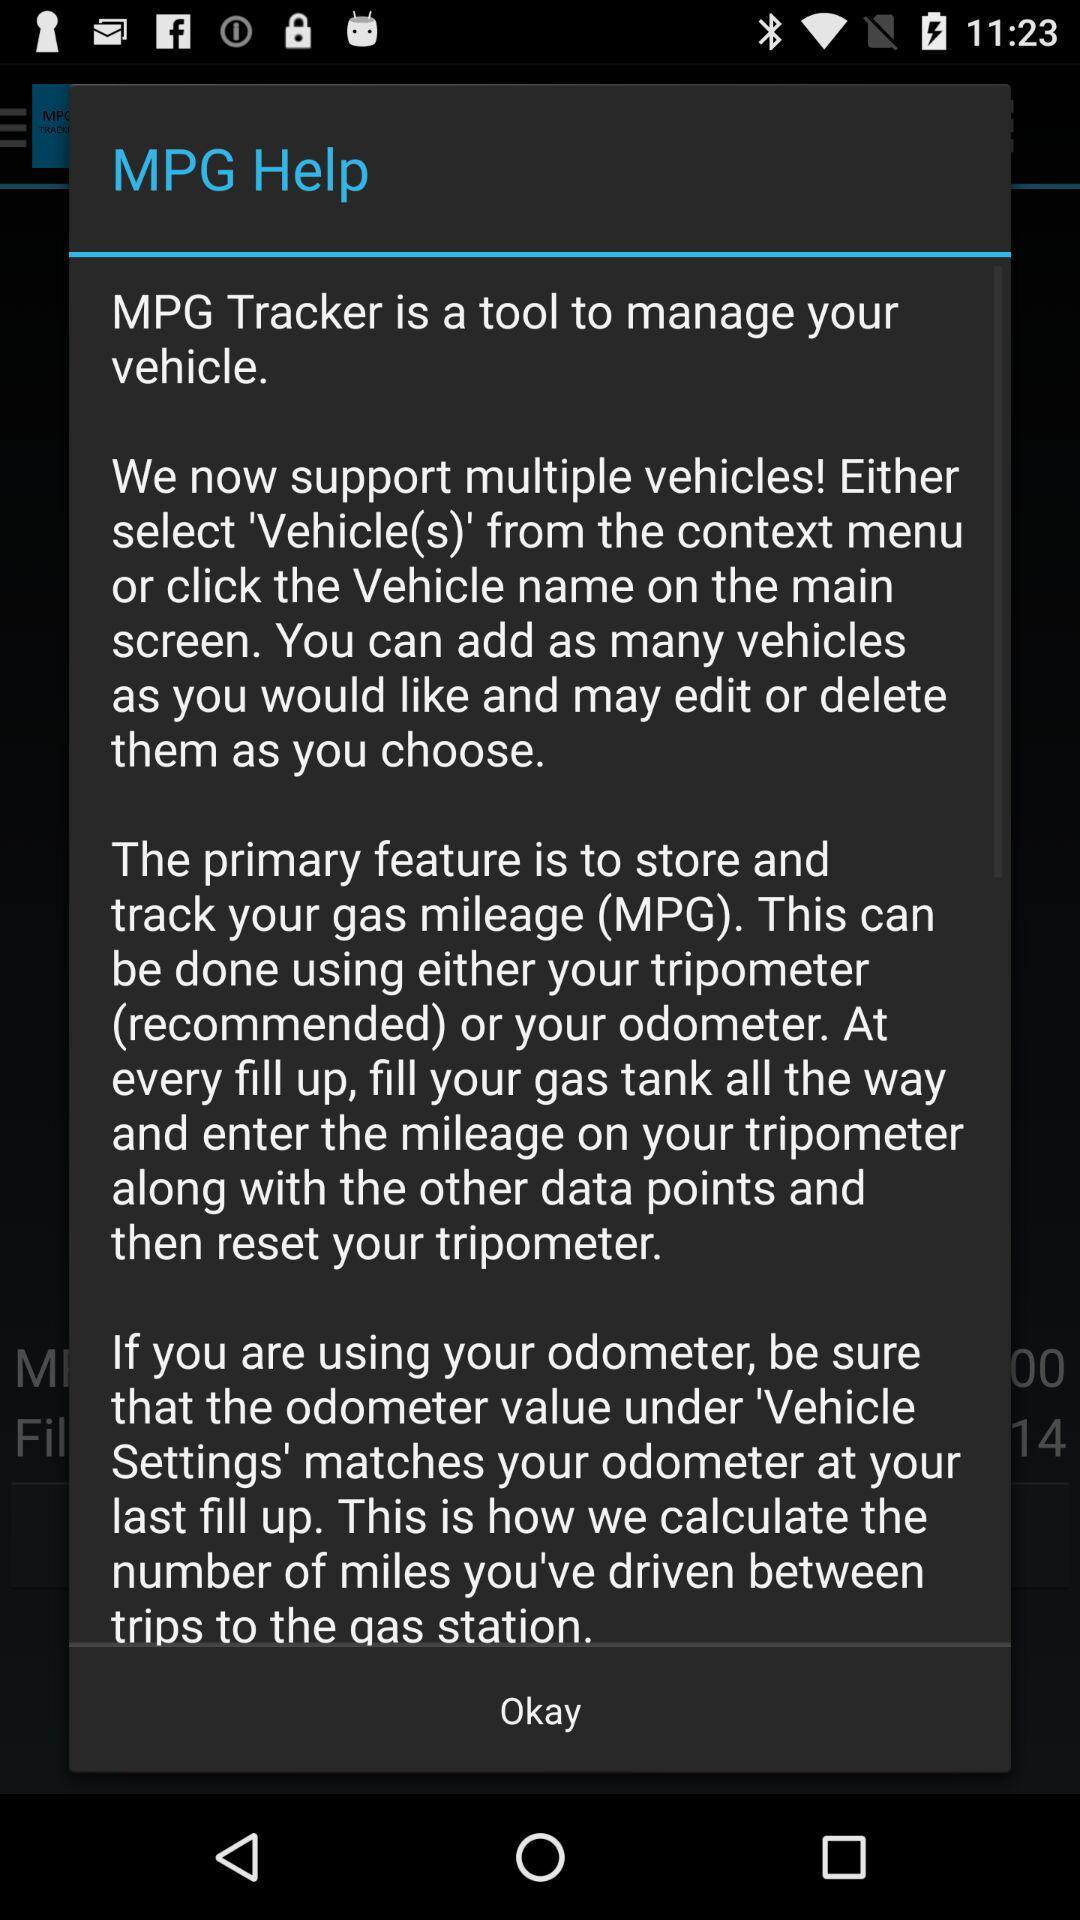 The width and height of the screenshot is (1080, 1920). I want to click on the item below the mpg tracker is app, so click(540, 1708).